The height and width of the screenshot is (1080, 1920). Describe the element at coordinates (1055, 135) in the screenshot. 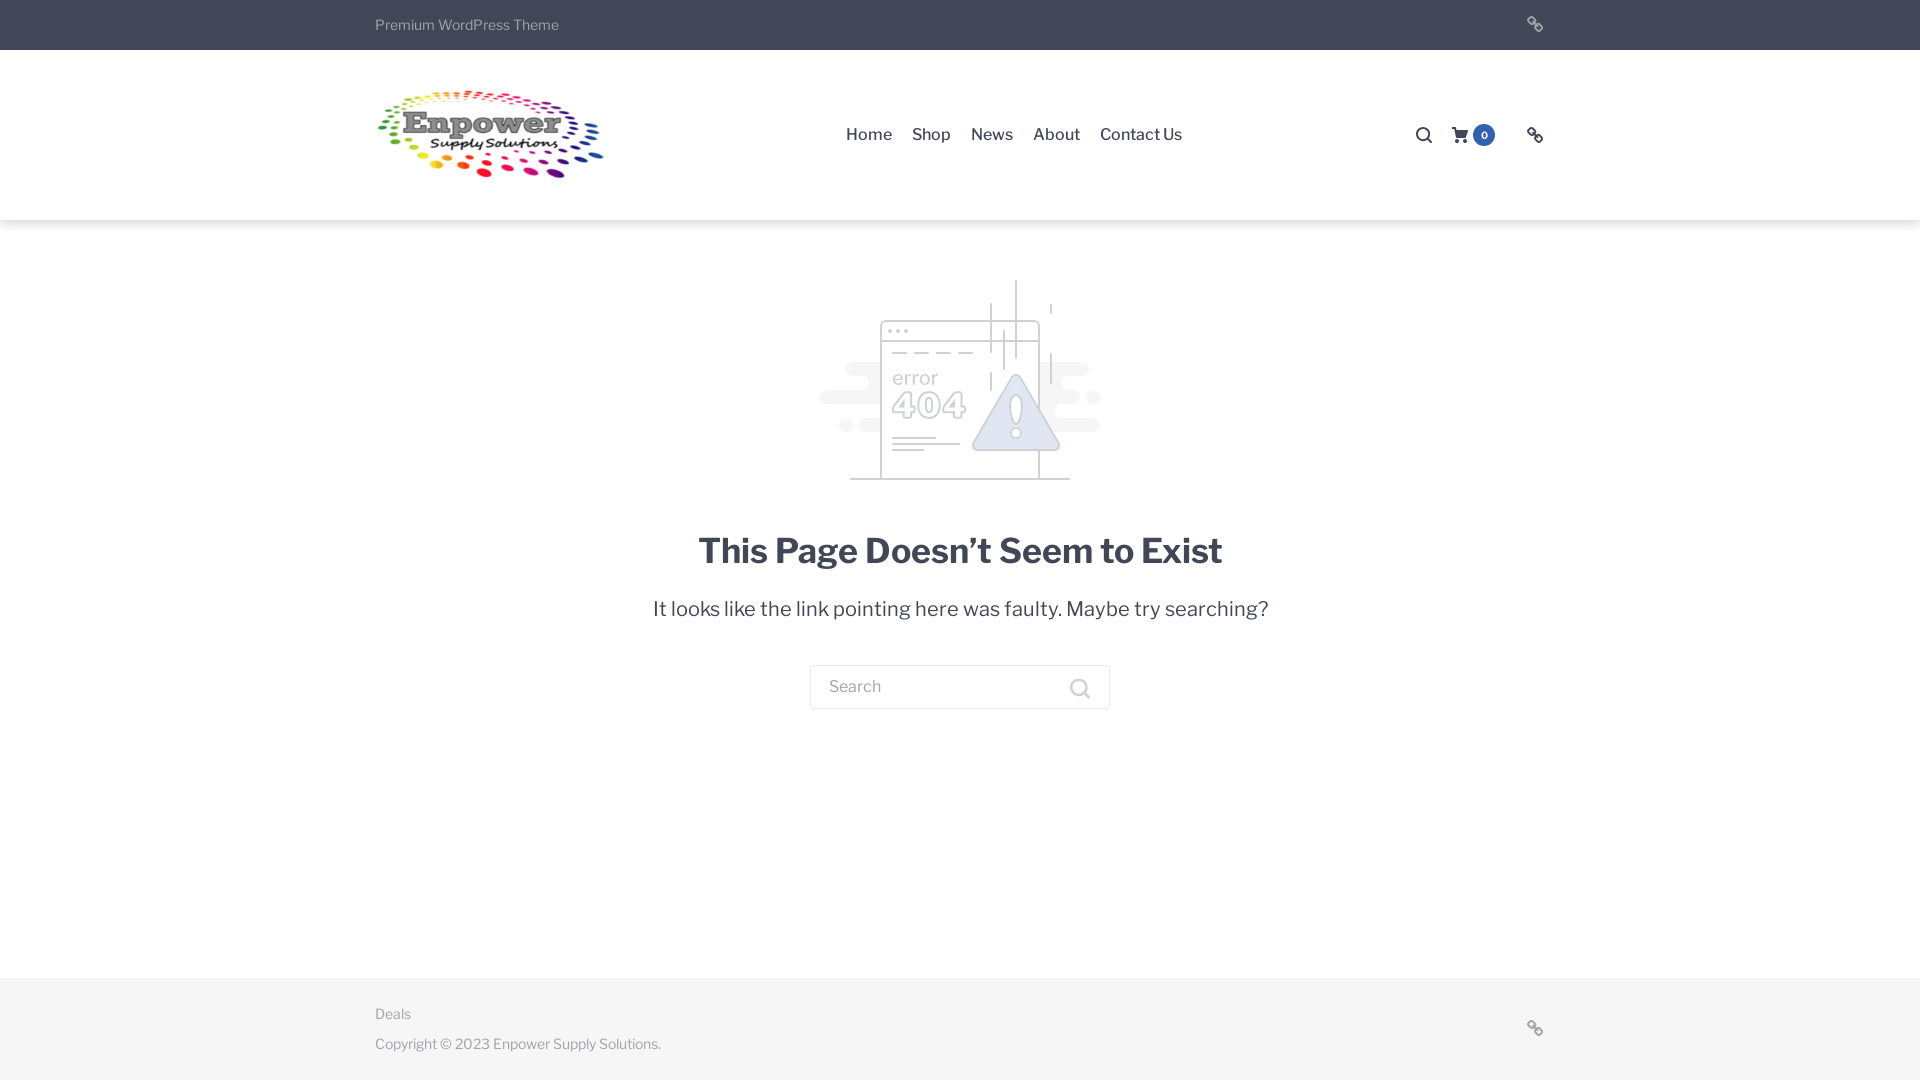

I see `'About'` at that location.